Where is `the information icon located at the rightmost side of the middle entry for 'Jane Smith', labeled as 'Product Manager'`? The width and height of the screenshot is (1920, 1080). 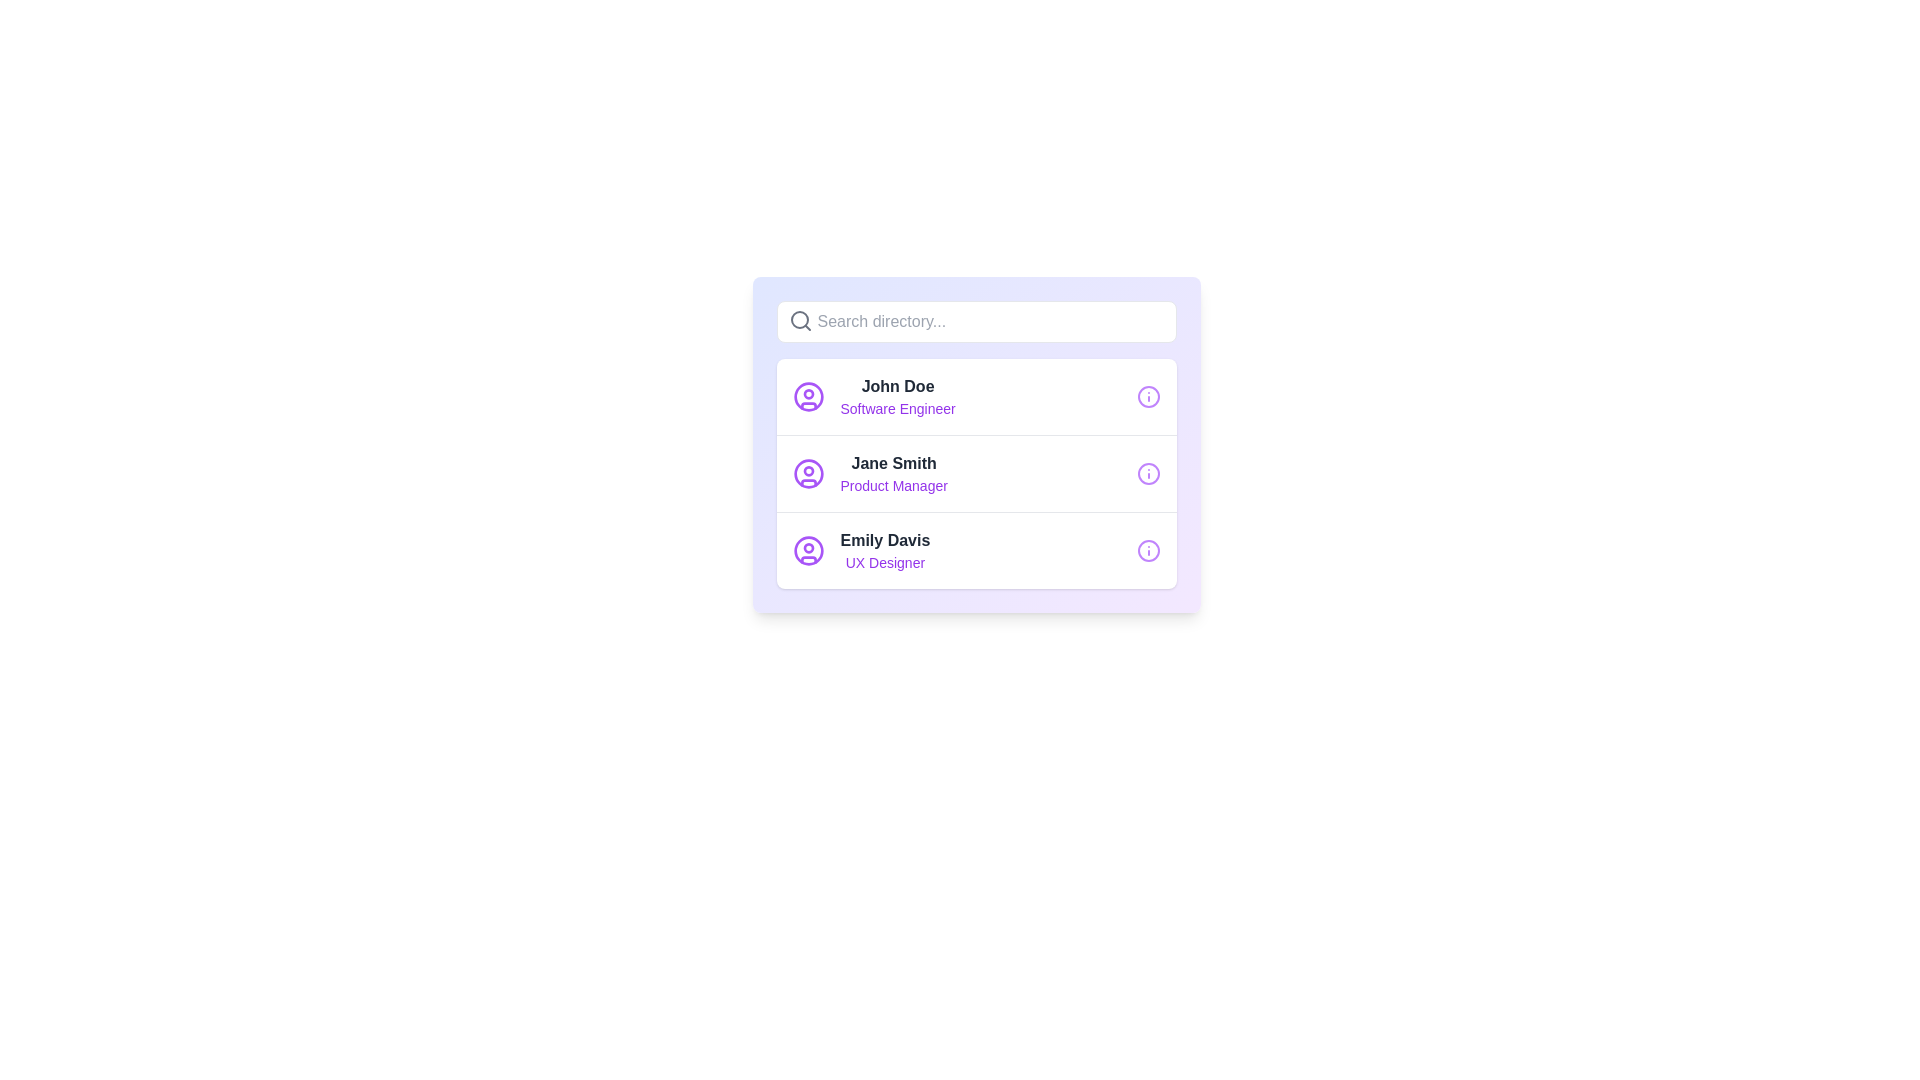
the information icon located at the rightmost side of the middle entry for 'Jane Smith', labeled as 'Product Manager' is located at coordinates (1148, 474).